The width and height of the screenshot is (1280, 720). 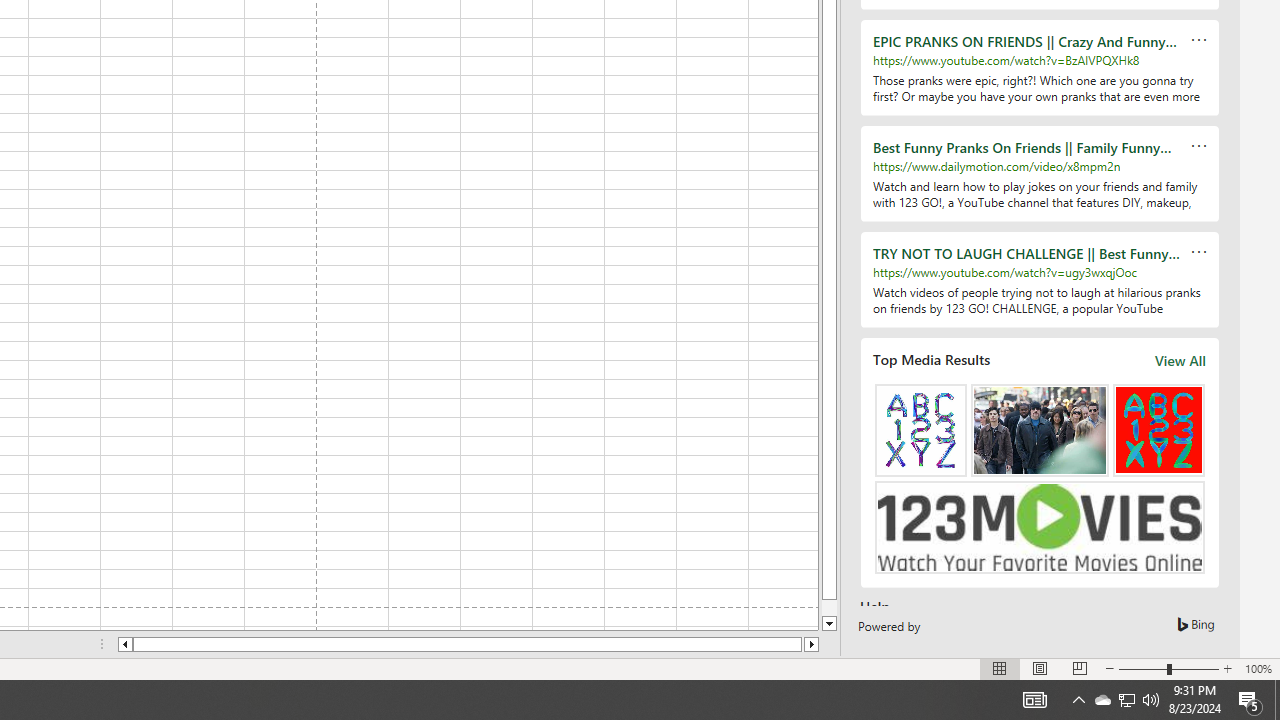 I want to click on 'Notification Chevron', so click(x=1127, y=698).